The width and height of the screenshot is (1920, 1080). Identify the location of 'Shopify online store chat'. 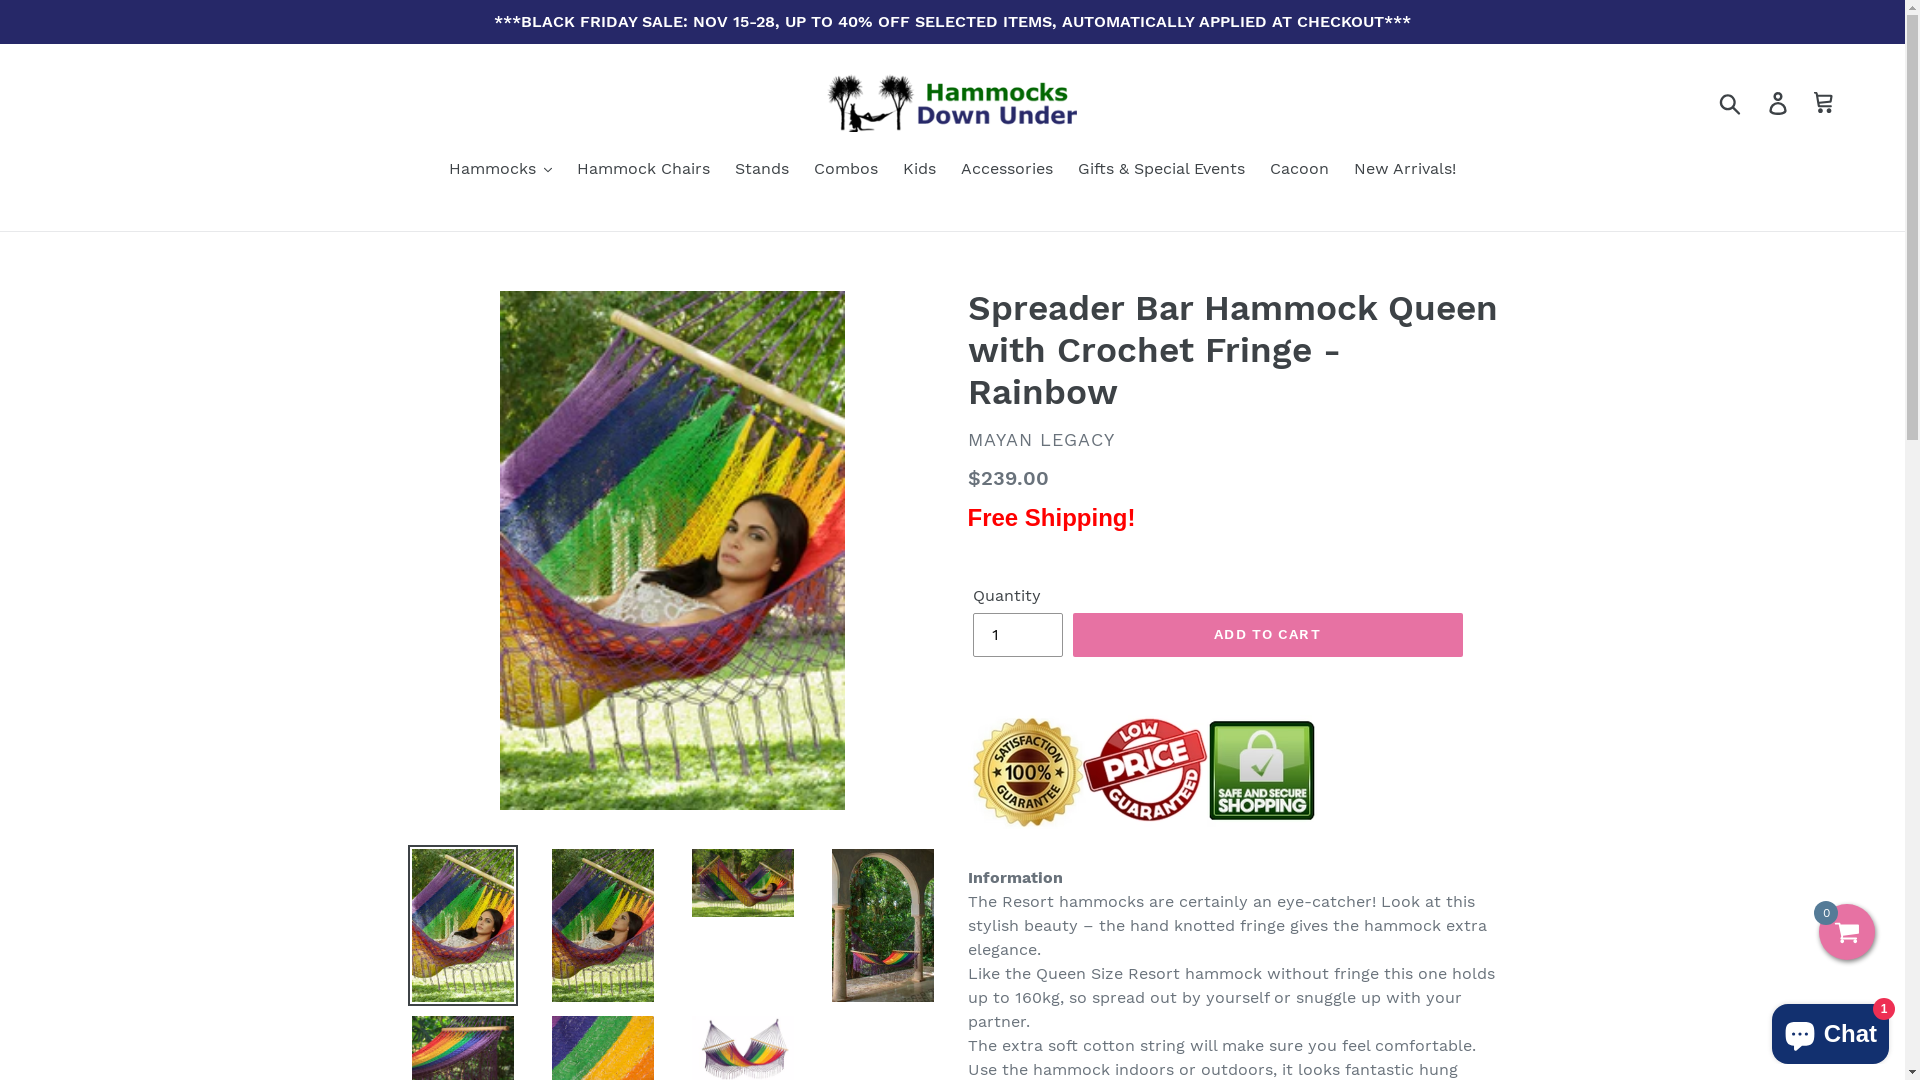
(1830, 1029).